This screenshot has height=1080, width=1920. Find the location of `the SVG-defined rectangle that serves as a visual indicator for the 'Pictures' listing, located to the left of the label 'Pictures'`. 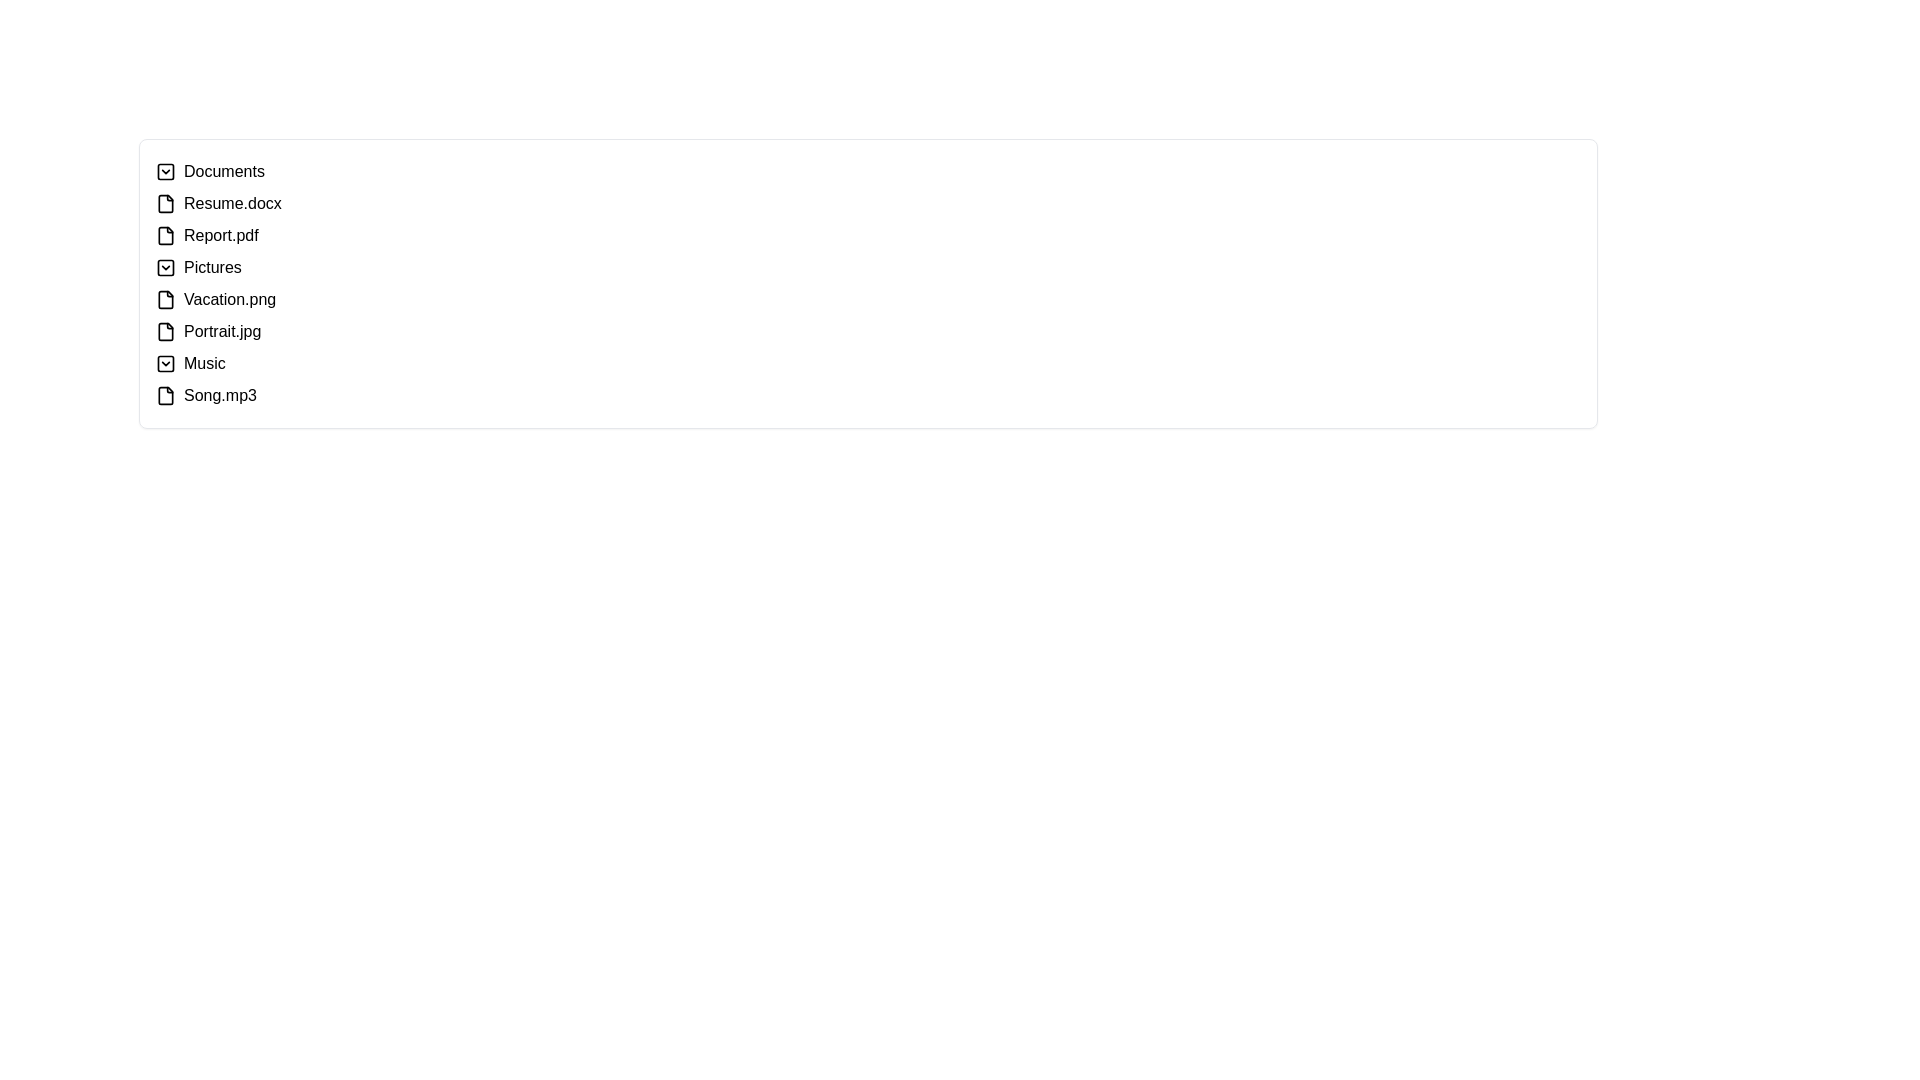

the SVG-defined rectangle that serves as a visual indicator for the 'Pictures' listing, located to the left of the label 'Pictures' is located at coordinates (166, 266).